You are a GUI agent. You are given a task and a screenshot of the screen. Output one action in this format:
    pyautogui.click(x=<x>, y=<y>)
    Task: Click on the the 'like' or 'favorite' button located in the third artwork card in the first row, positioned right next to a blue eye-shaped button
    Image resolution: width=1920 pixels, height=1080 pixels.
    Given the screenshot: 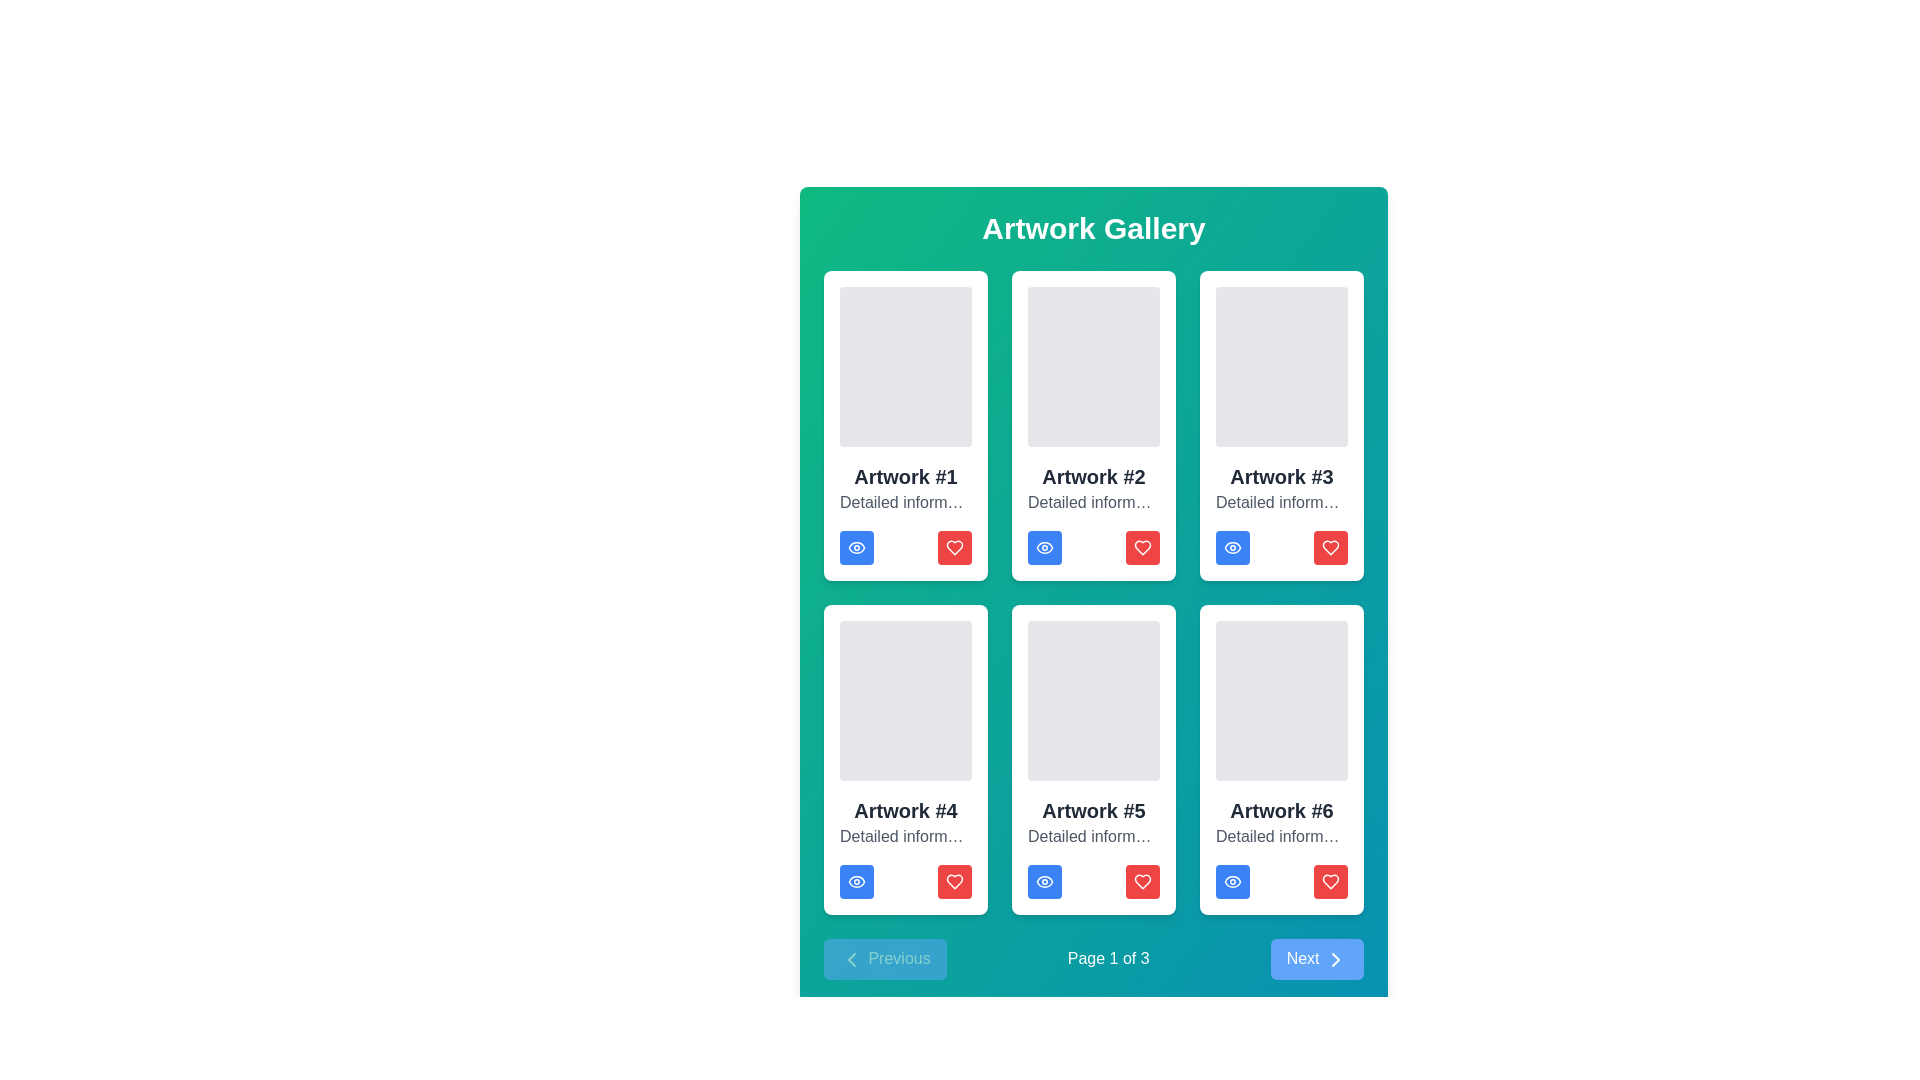 What is the action you would take?
    pyautogui.click(x=1330, y=547)
    